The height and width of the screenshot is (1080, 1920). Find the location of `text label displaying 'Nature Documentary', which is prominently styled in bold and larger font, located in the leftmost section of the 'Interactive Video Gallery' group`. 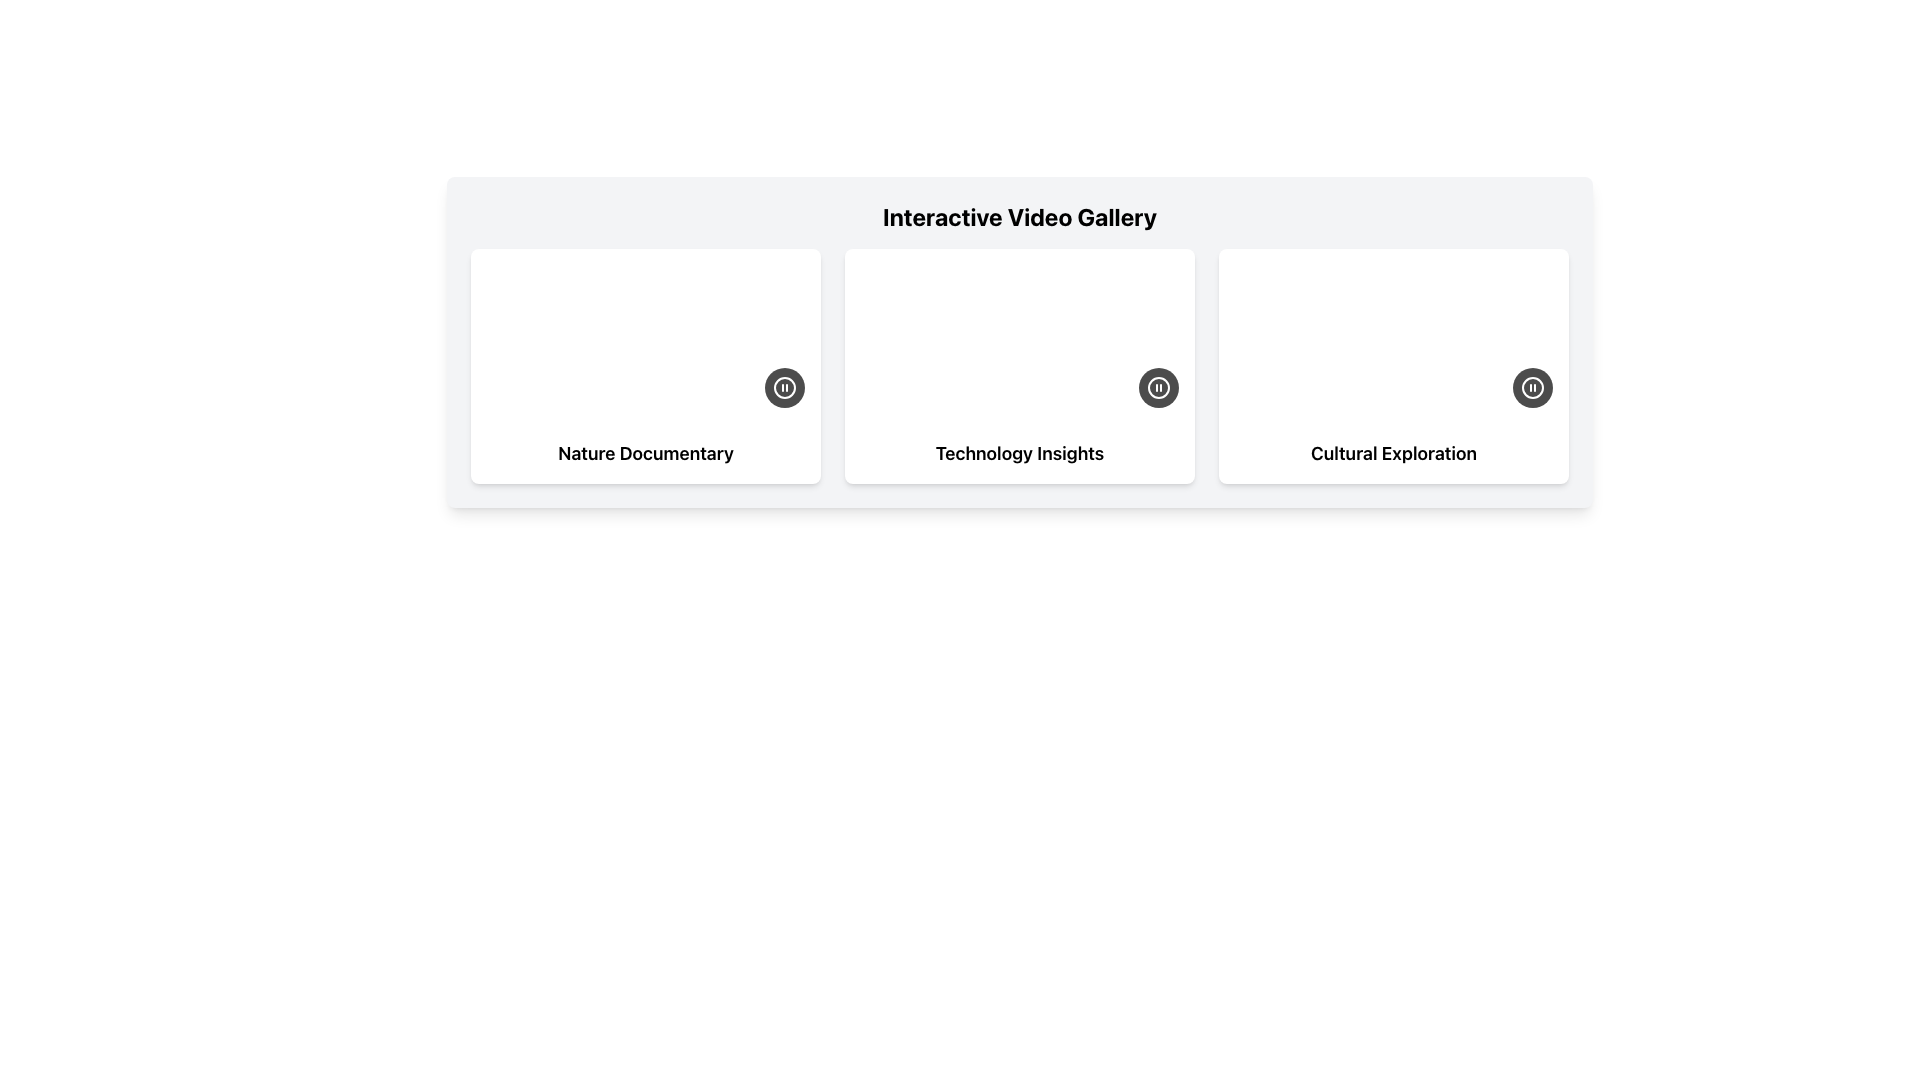

text label displaying 'Nature Documentary', which is prominently styled in bold and larger font, located in the leftmost section of the 'Interactive Video Gallery' group is located at coordinates (646, 454).